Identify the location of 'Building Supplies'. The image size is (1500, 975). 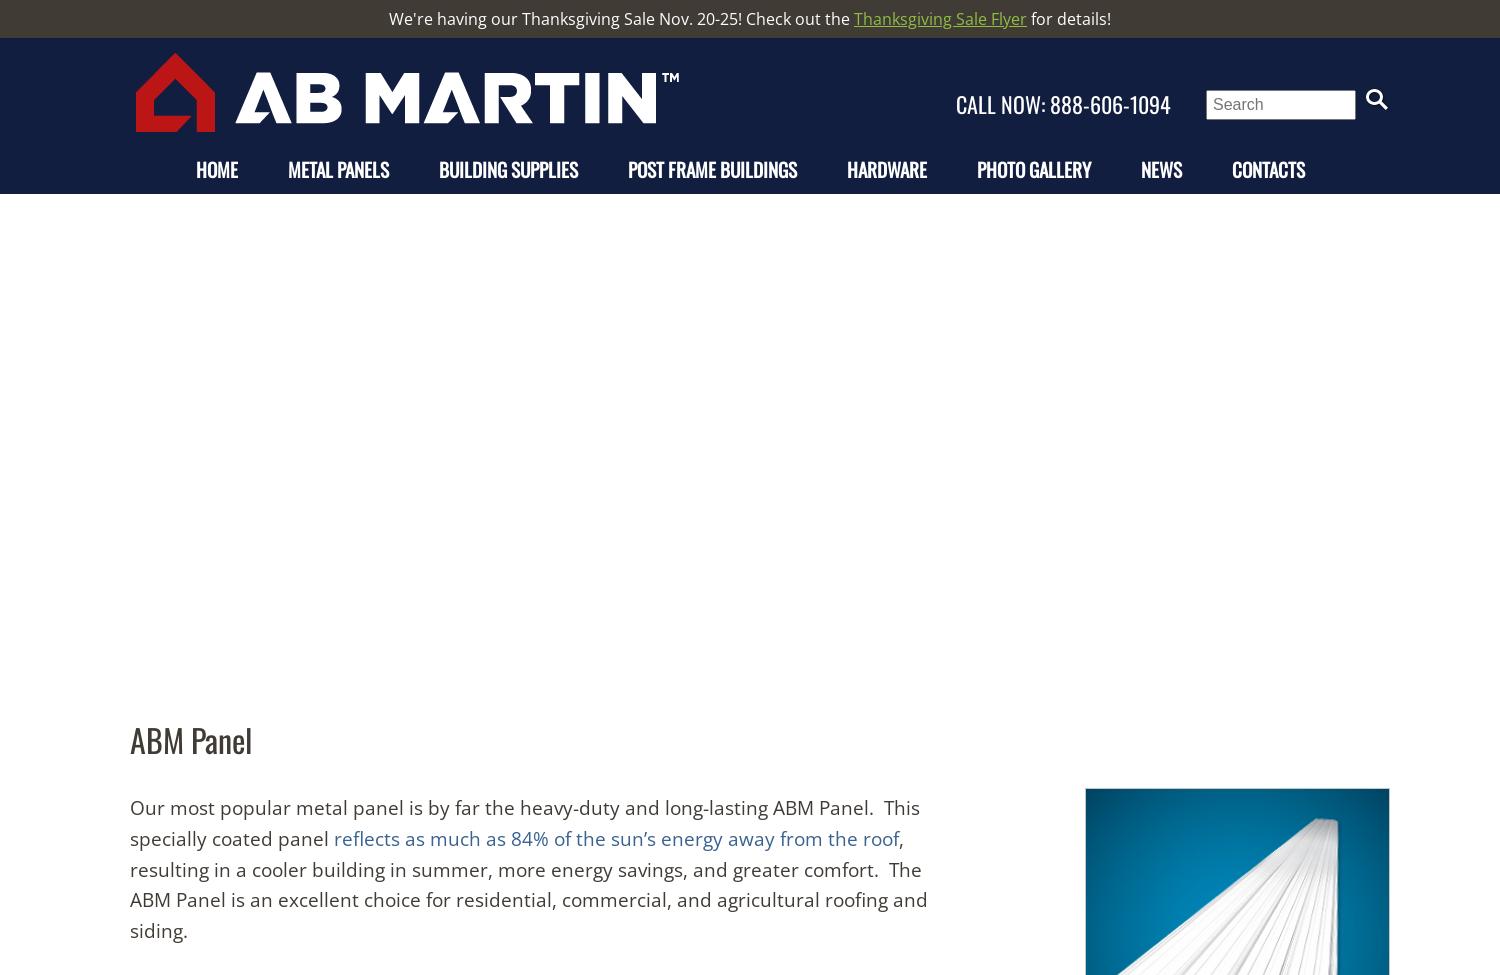
(507, 168).